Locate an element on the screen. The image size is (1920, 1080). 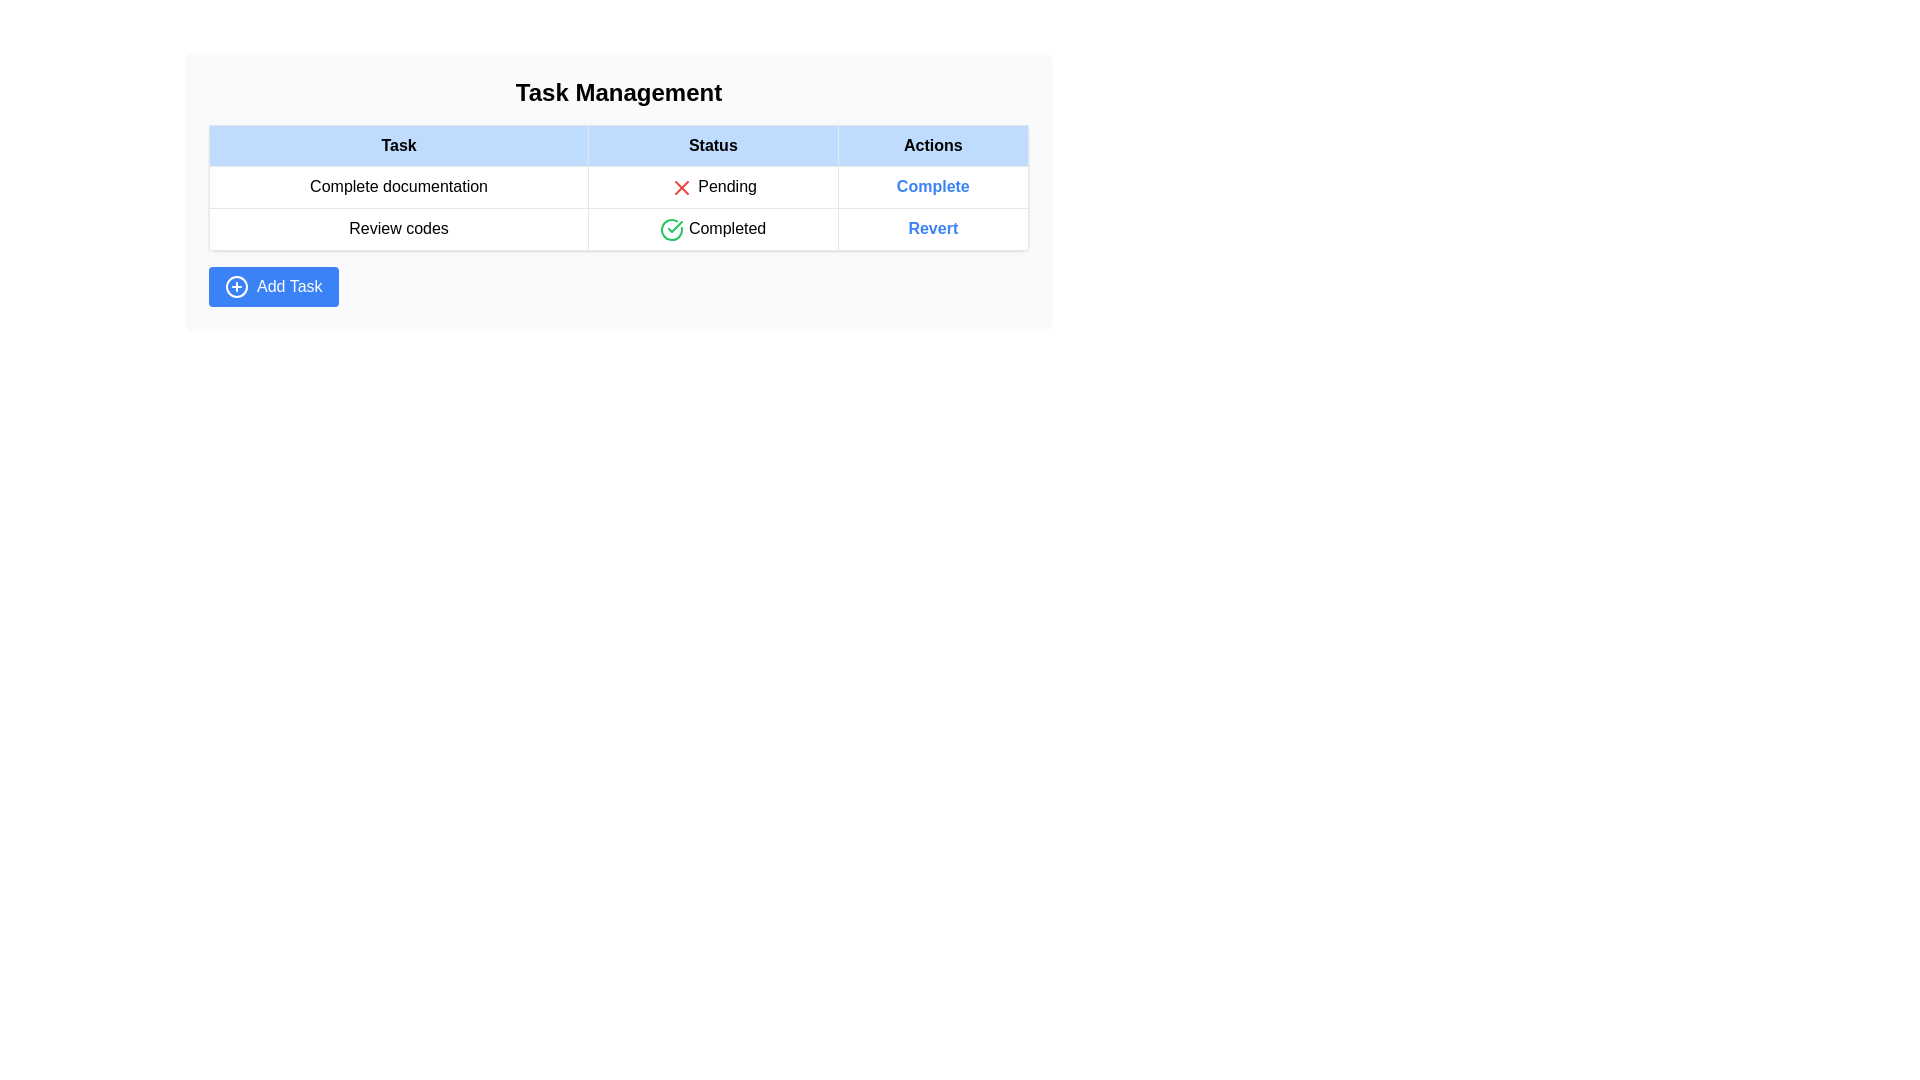
the hyperlink in the 'Actions' column of the 'Task Management' table for the task 'Complete documentation' to observe visual feedback is located at coordinates (932, 187).